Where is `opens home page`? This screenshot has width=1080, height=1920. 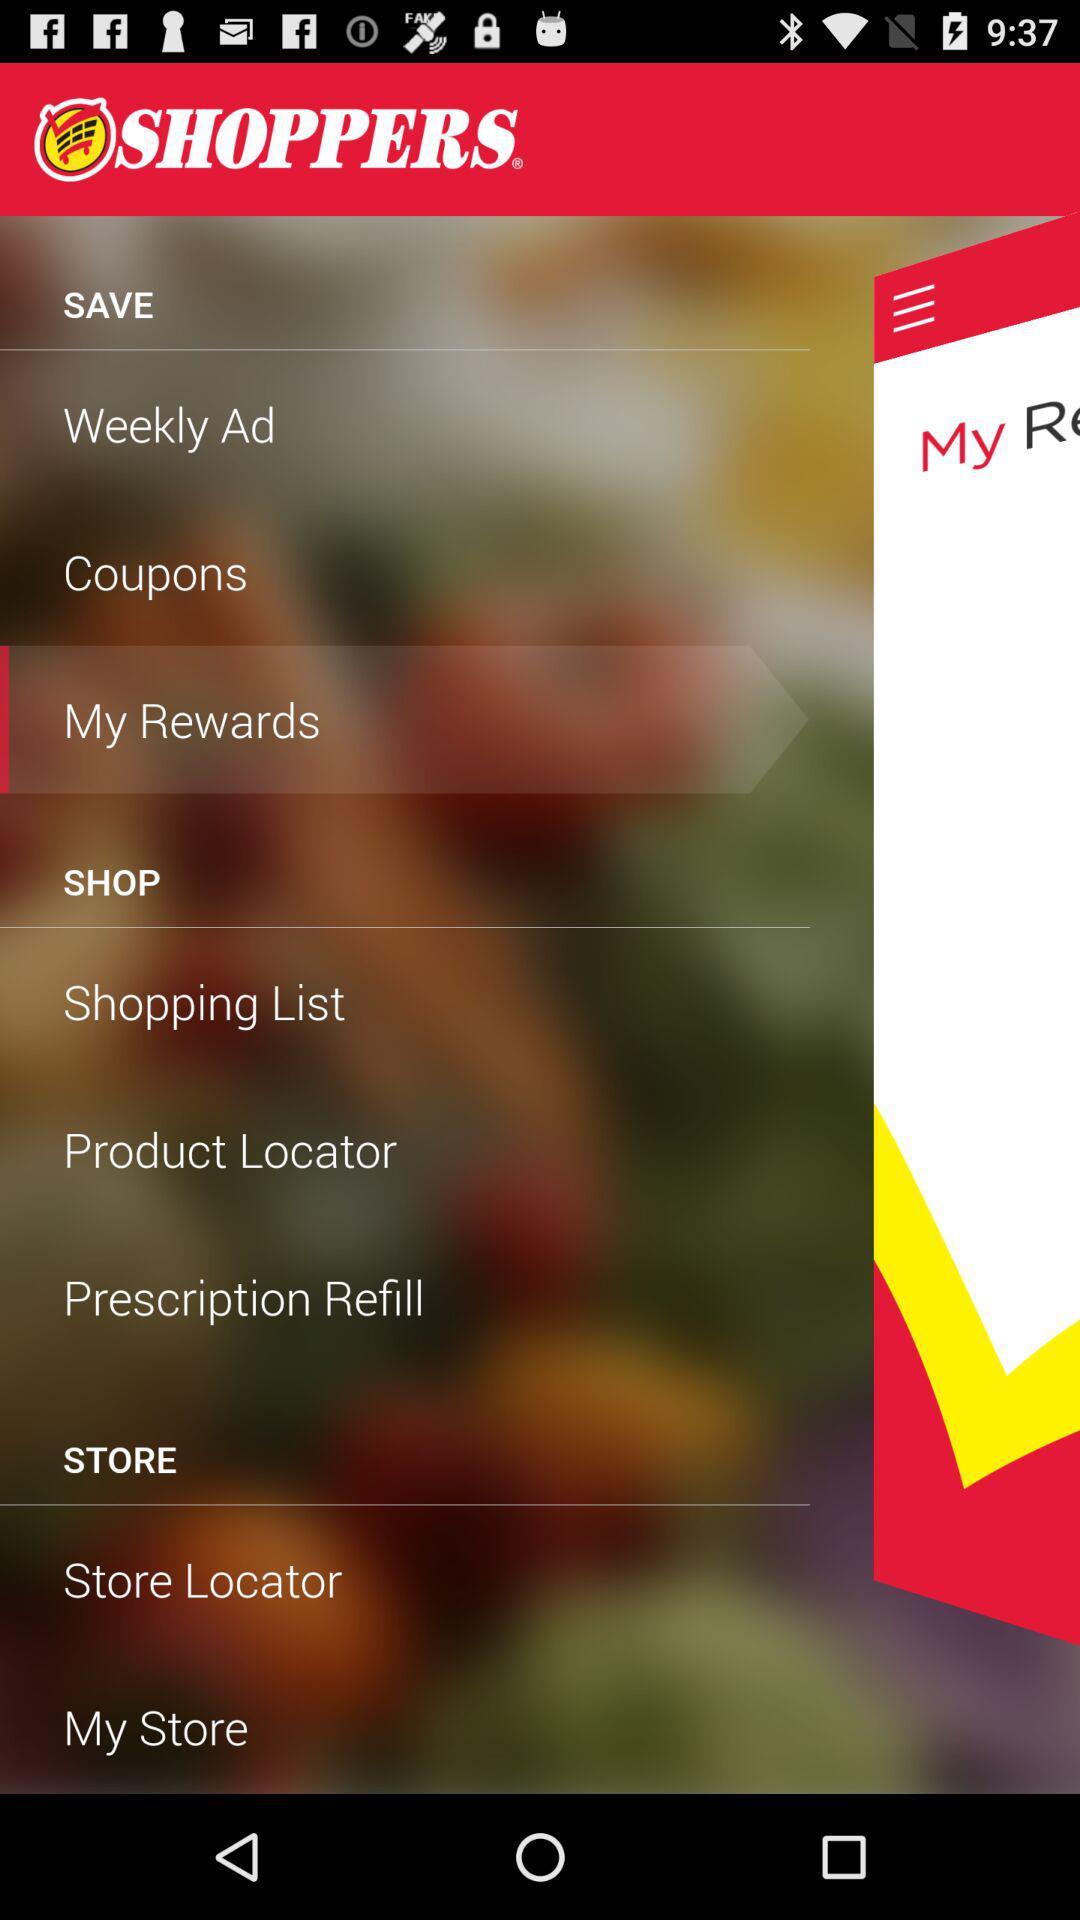
opens home page is located at coordinates (278, 138).